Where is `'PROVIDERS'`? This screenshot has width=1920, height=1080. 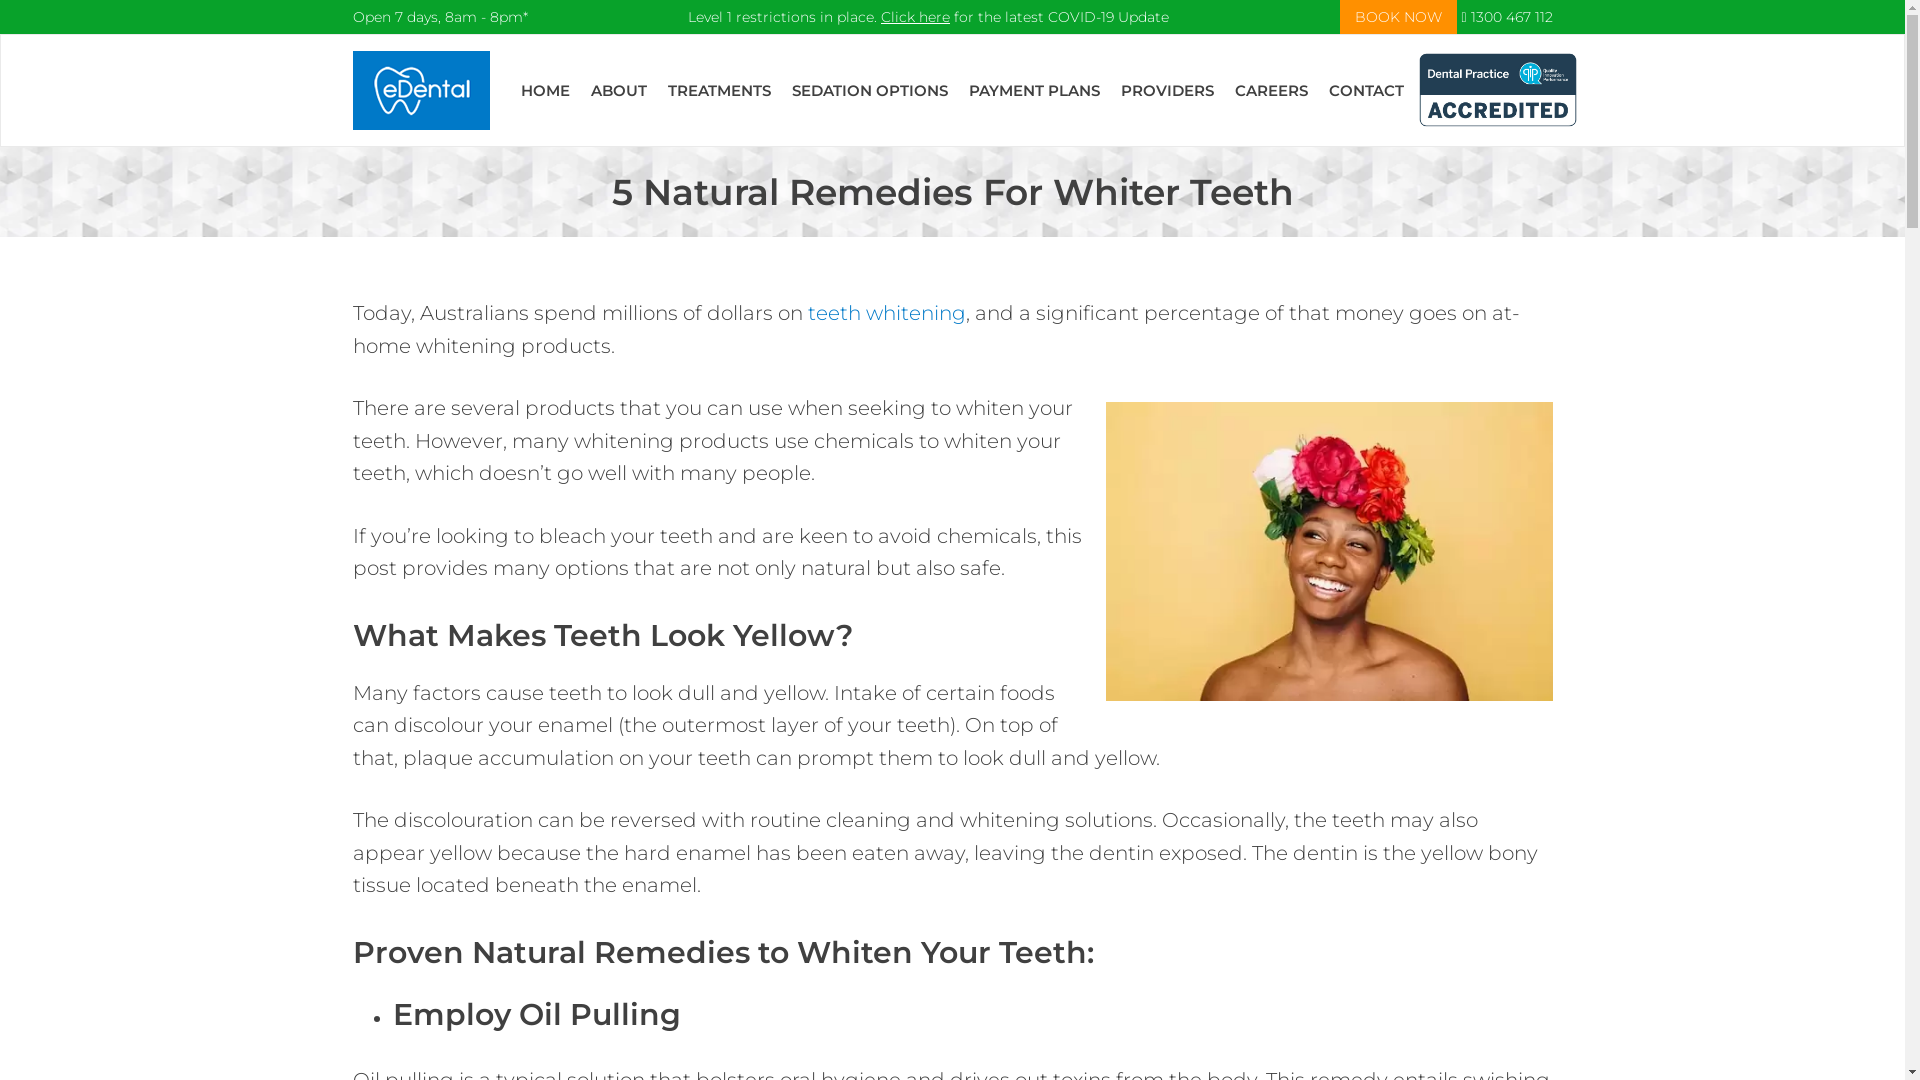 'PROVIDERS' is located at coordinates (1167, 90).